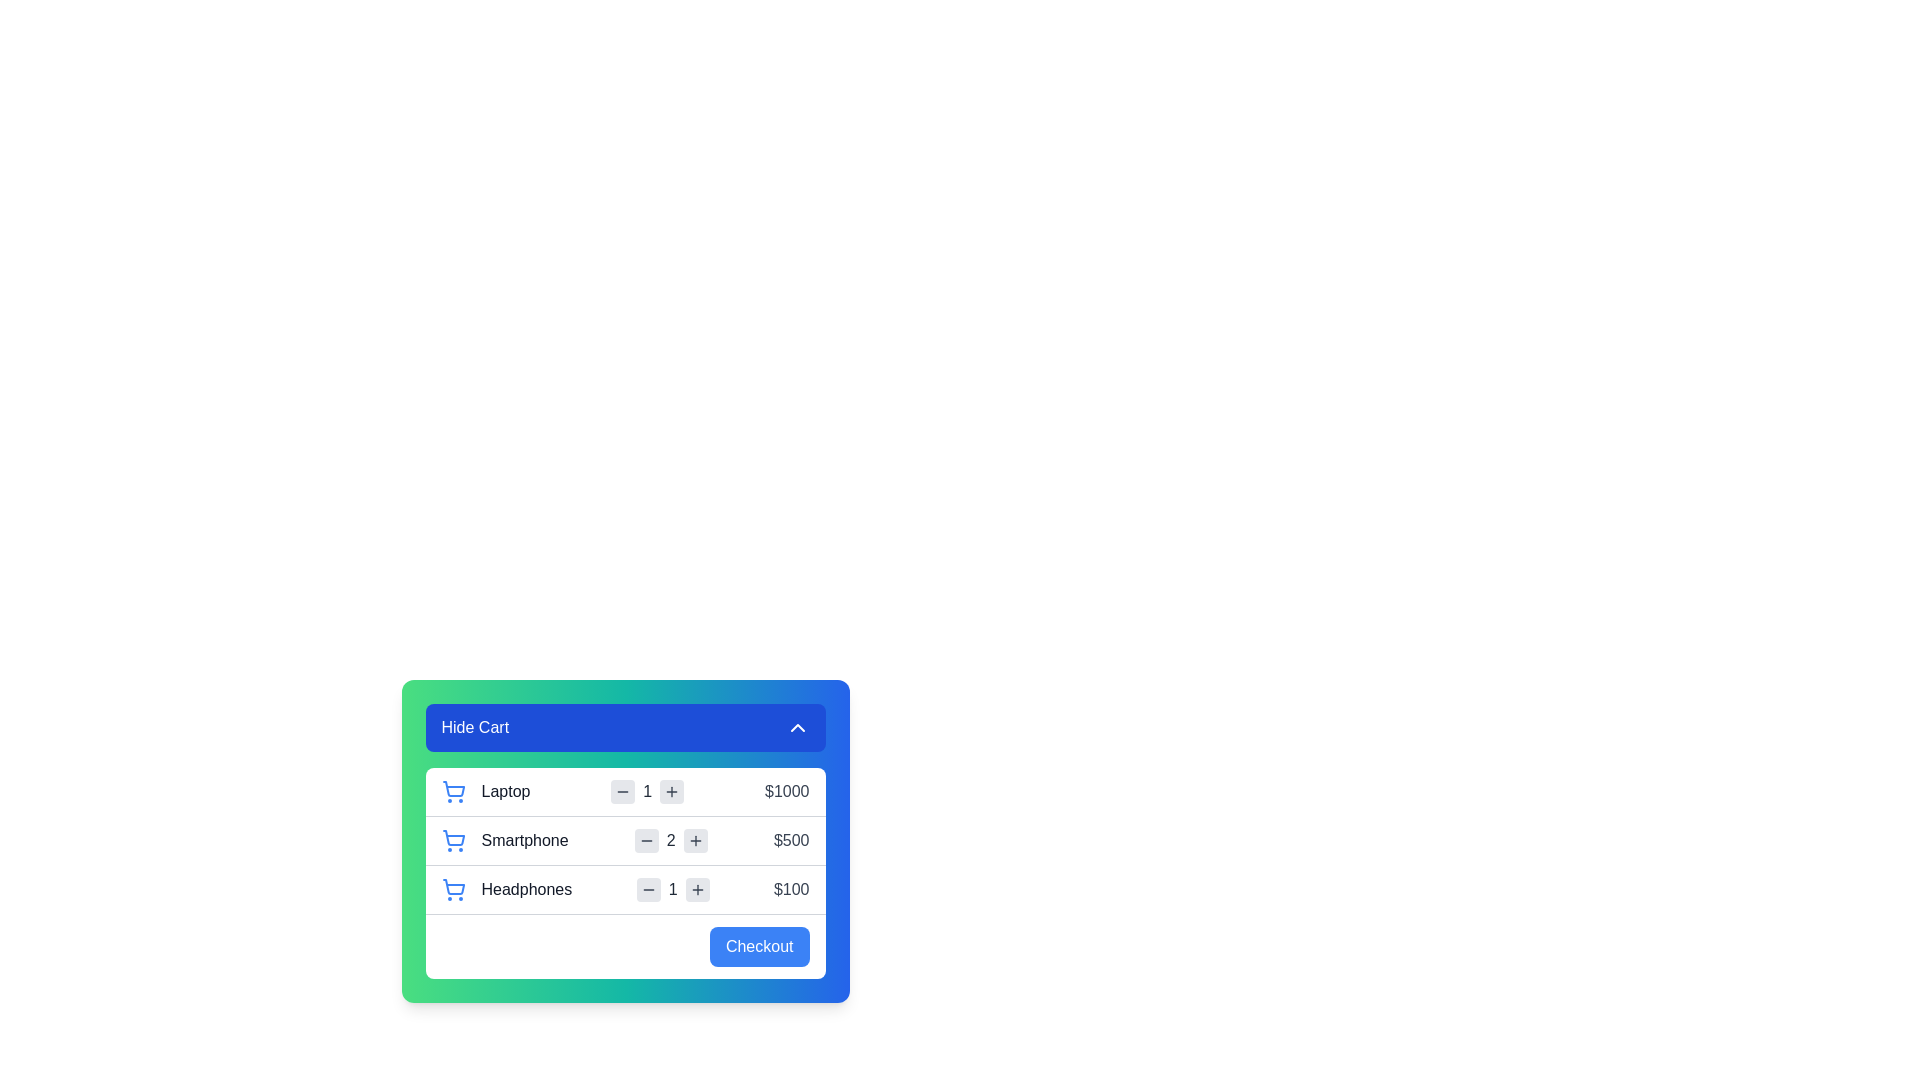  What do you see at coordinates (695, 840) in the screenshot?
I see `the plus sign icon button located to the right of the current item count in the cart interface for the 'Smartphone' item row to increment the item count` at bounding box center [695, 840].